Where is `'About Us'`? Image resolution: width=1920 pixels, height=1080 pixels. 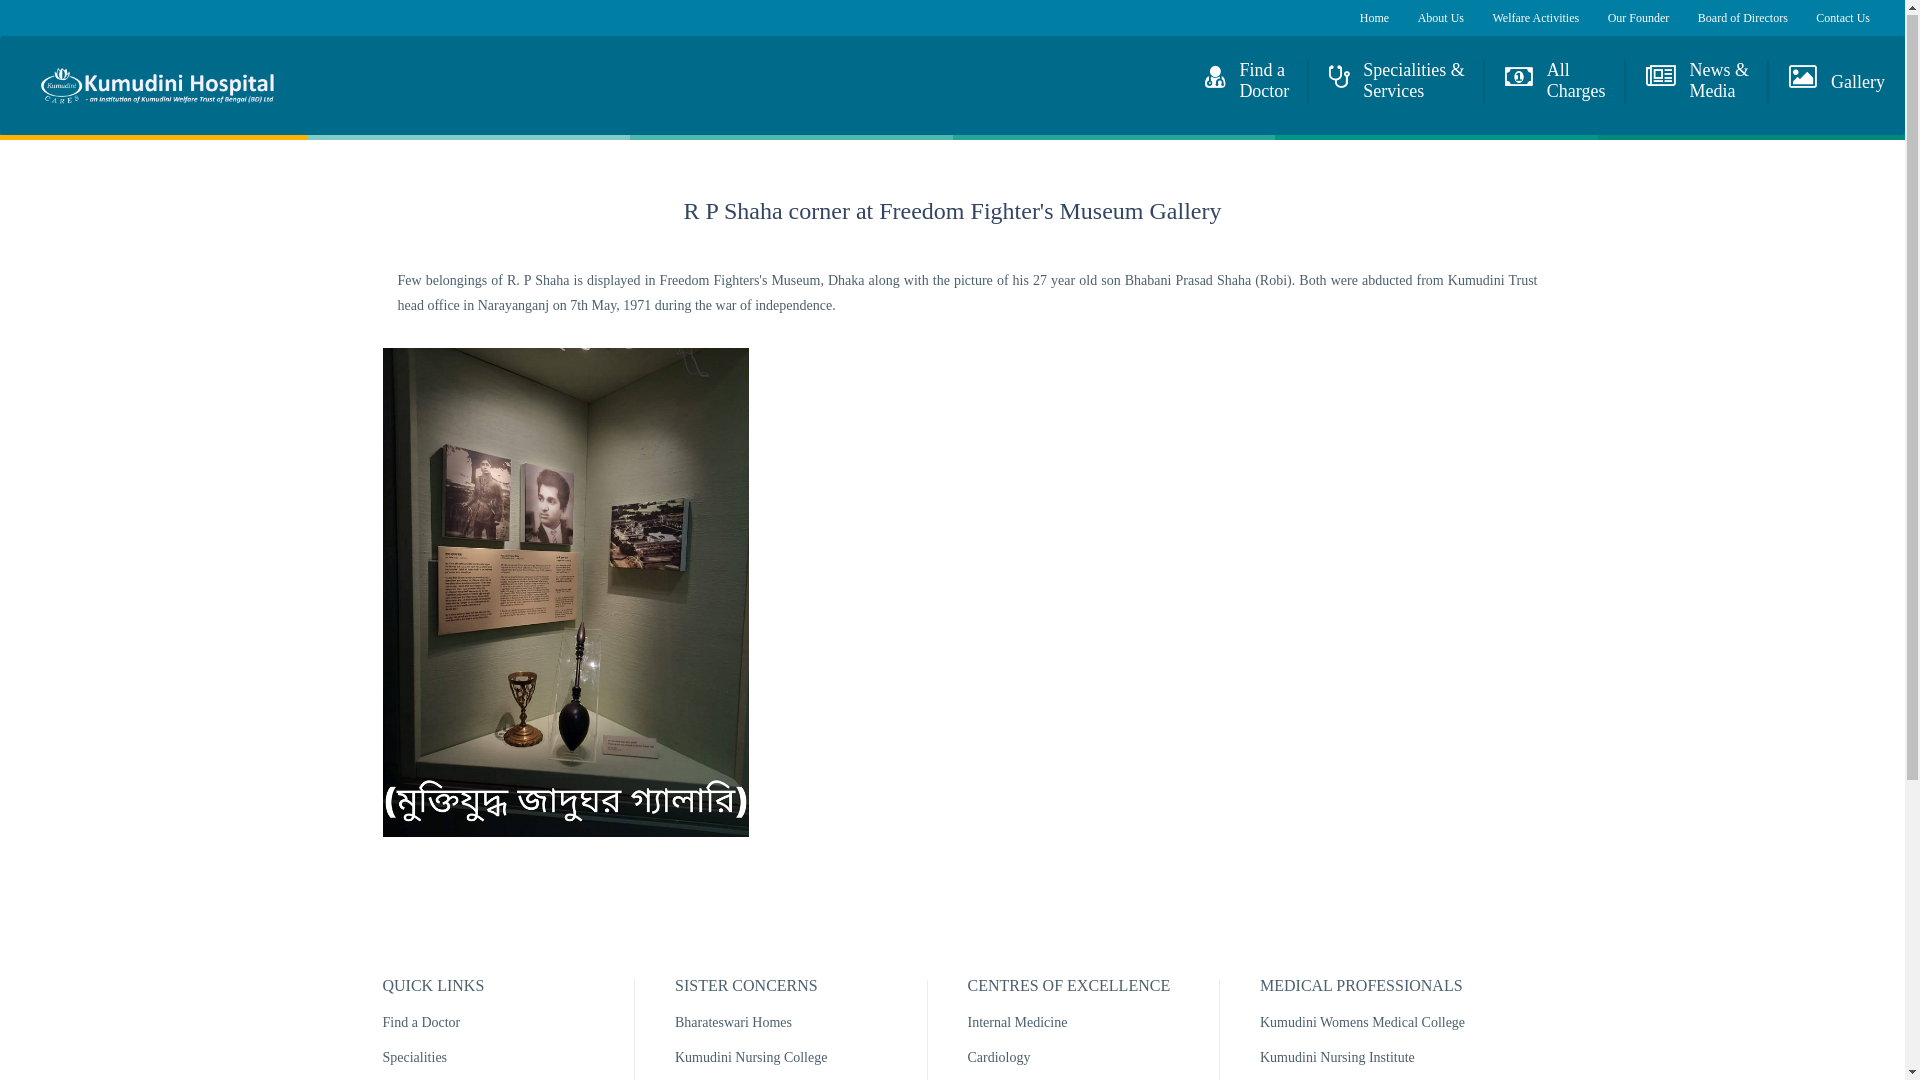
'About Us' is located at coordinates (1440, 19).